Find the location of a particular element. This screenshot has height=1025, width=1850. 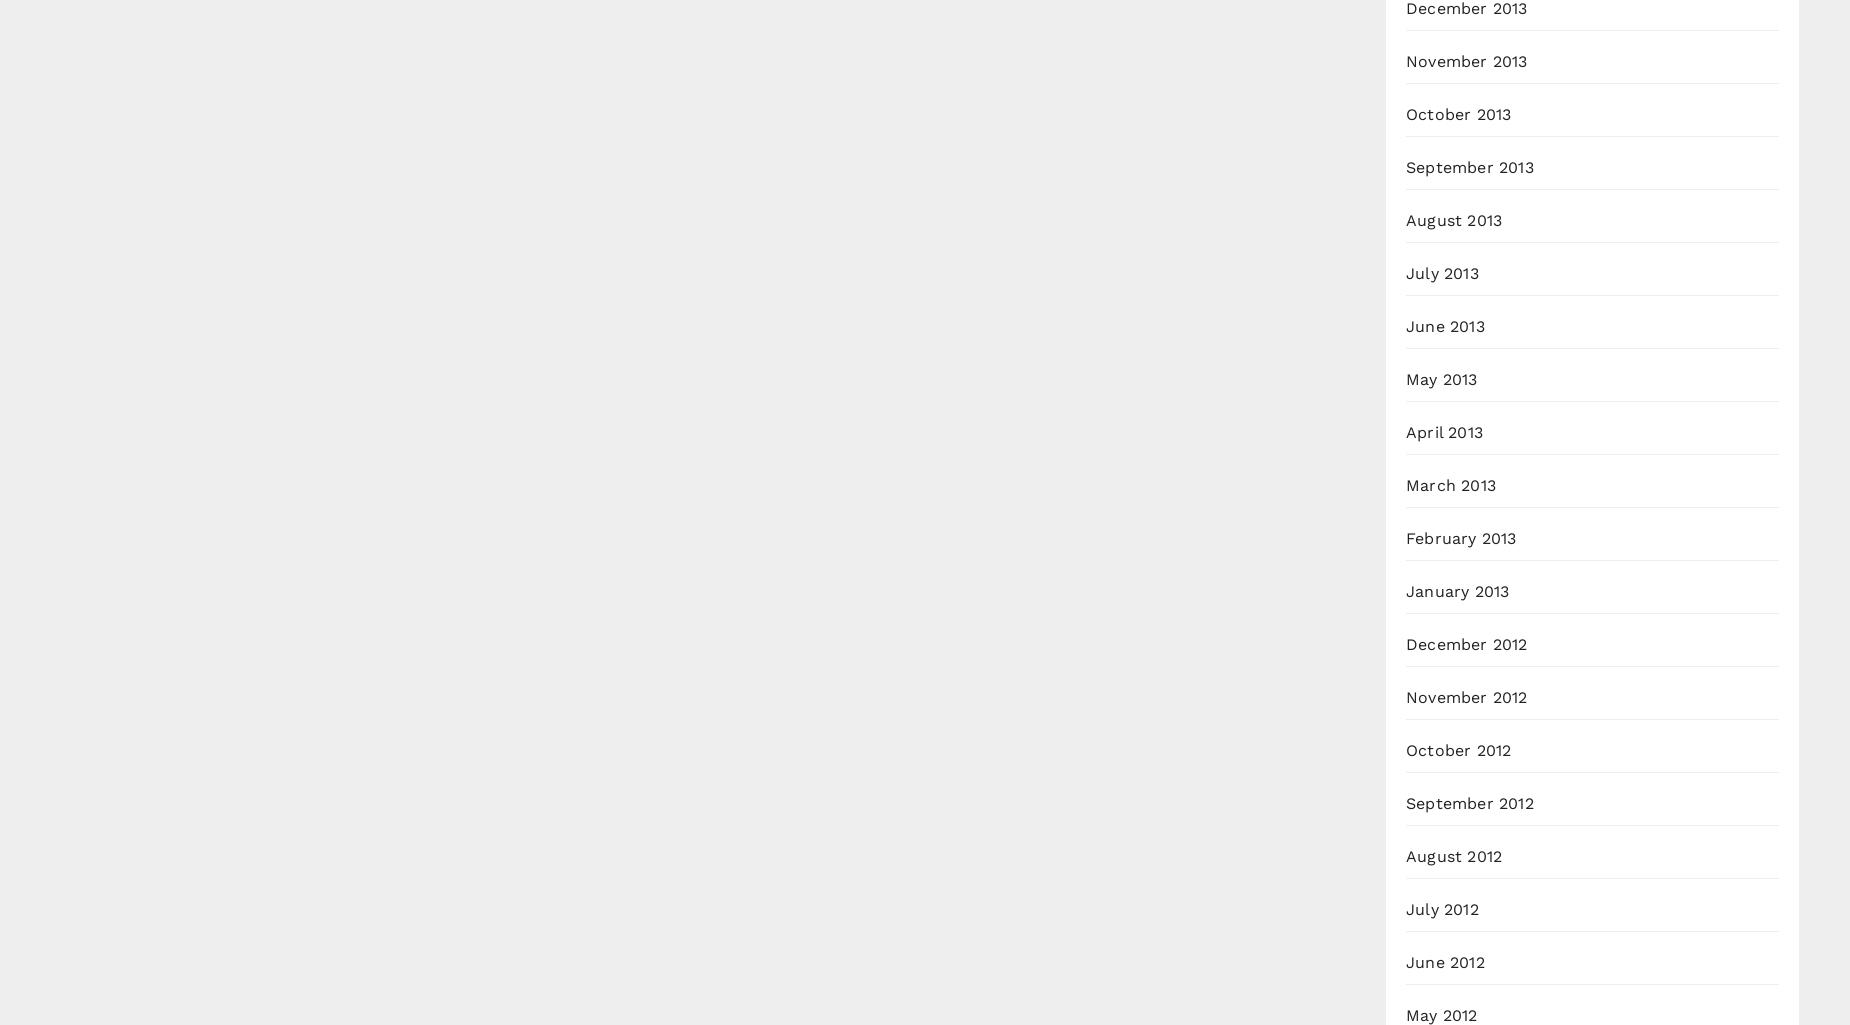

'June 2013' is located at coordinates (1445, 326).